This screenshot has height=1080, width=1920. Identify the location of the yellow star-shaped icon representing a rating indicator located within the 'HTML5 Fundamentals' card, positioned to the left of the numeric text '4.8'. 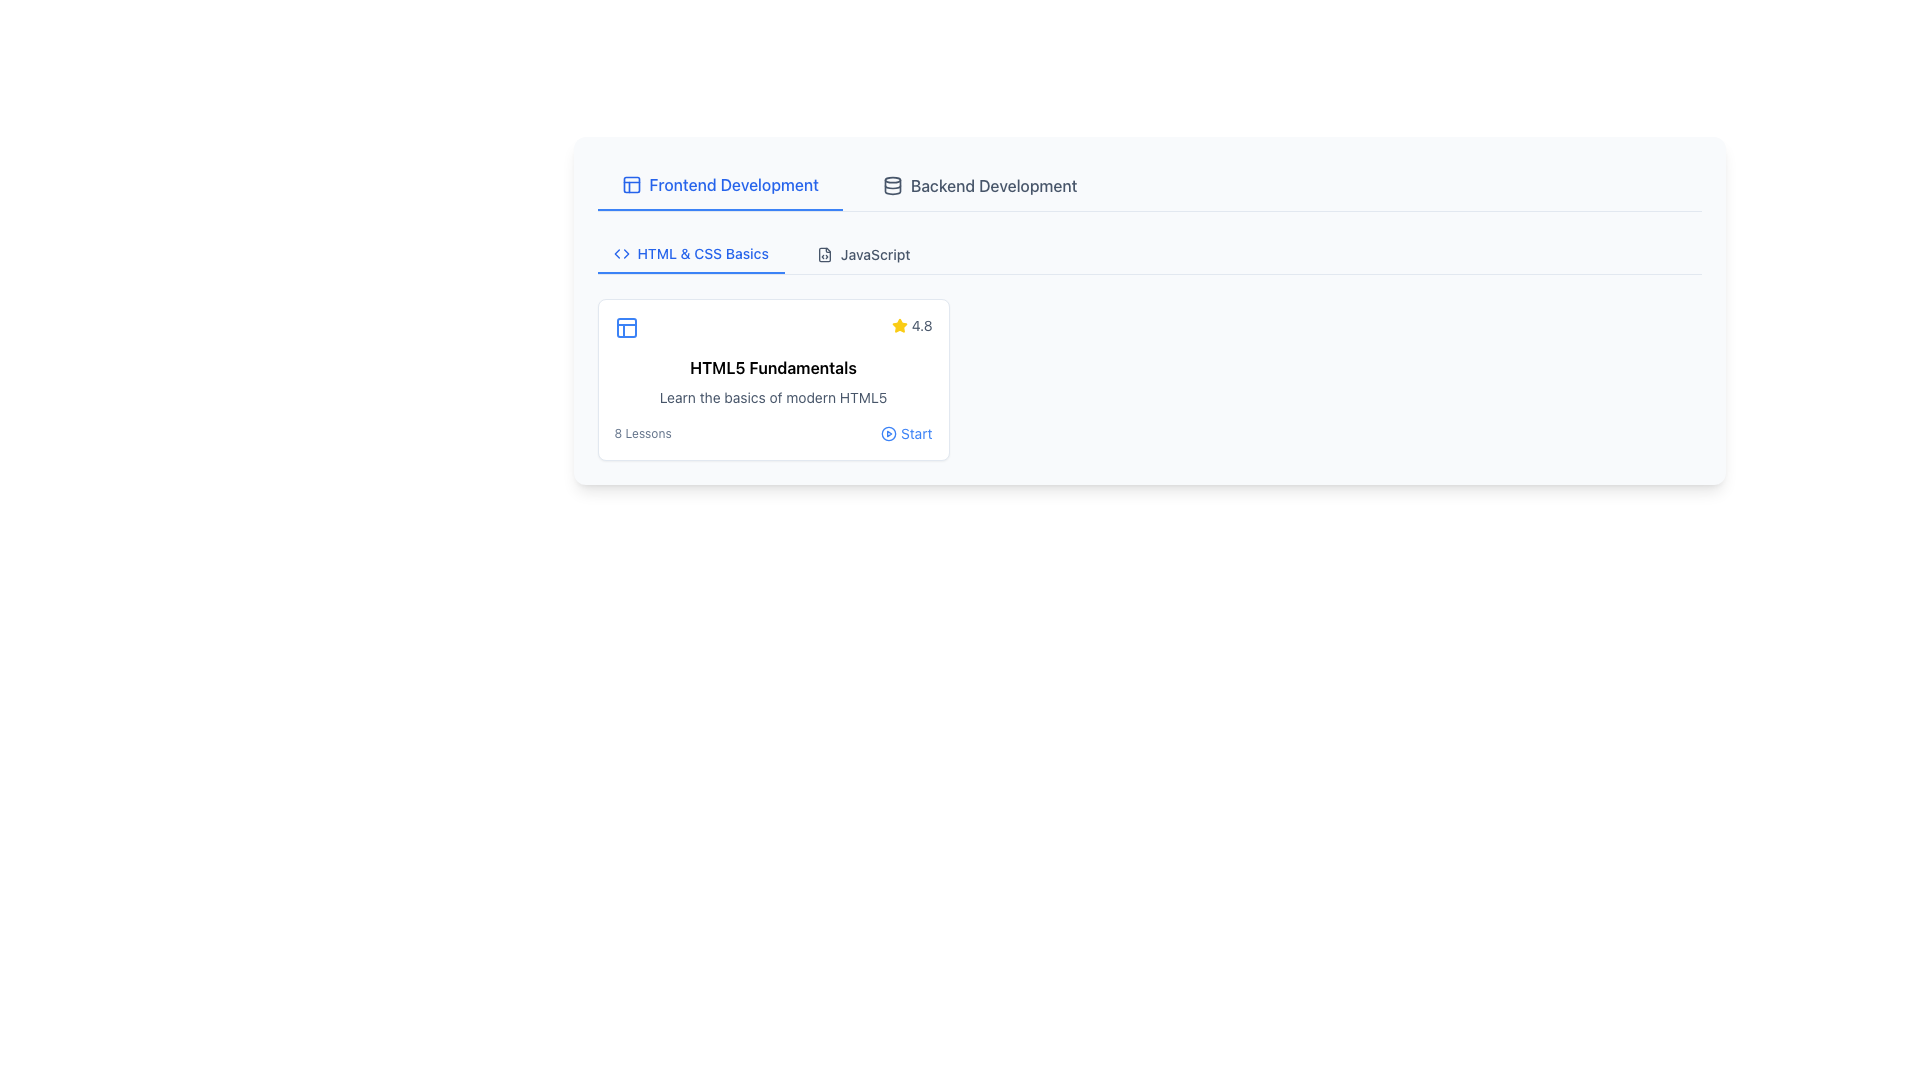
(898, 324).